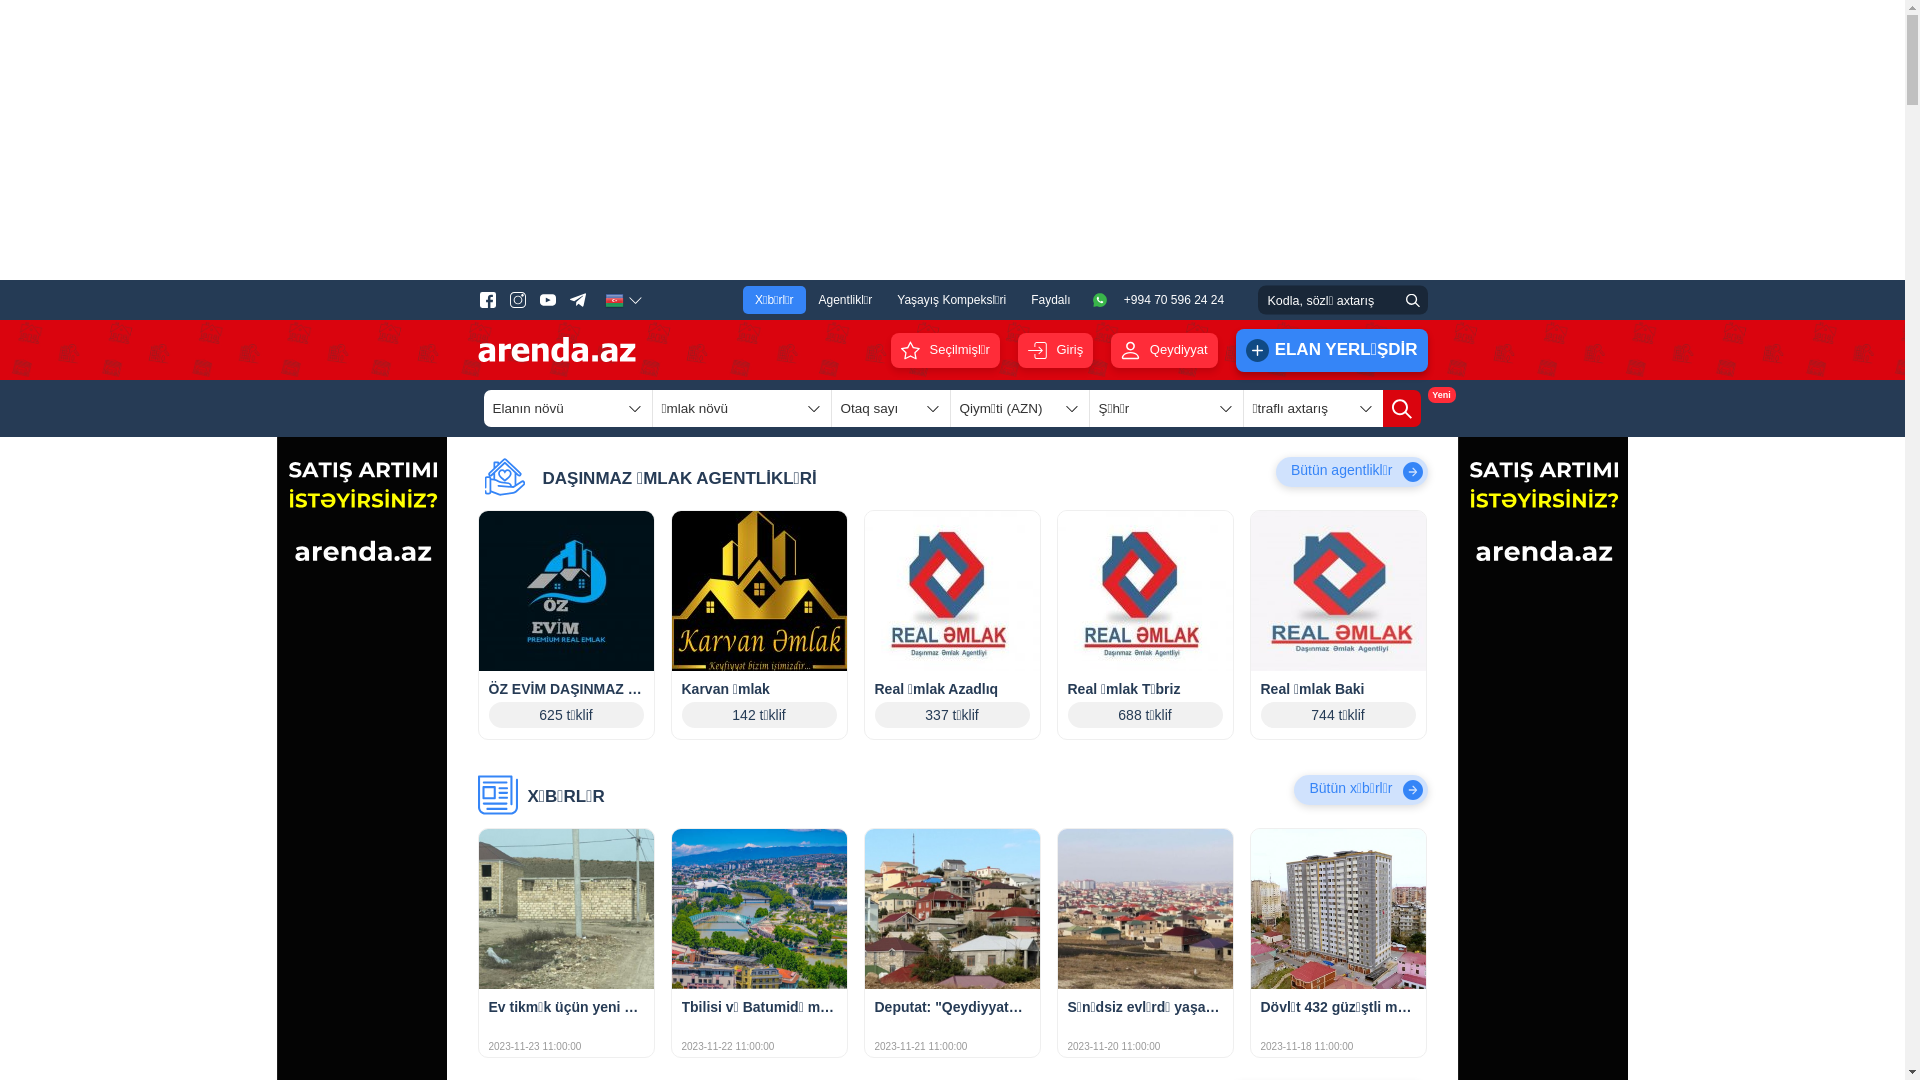  What do you see at coordinates (1161, 300) in the screenshot?
I see `'+994 70 596 24 24'` at bounding box center [1161, 300].